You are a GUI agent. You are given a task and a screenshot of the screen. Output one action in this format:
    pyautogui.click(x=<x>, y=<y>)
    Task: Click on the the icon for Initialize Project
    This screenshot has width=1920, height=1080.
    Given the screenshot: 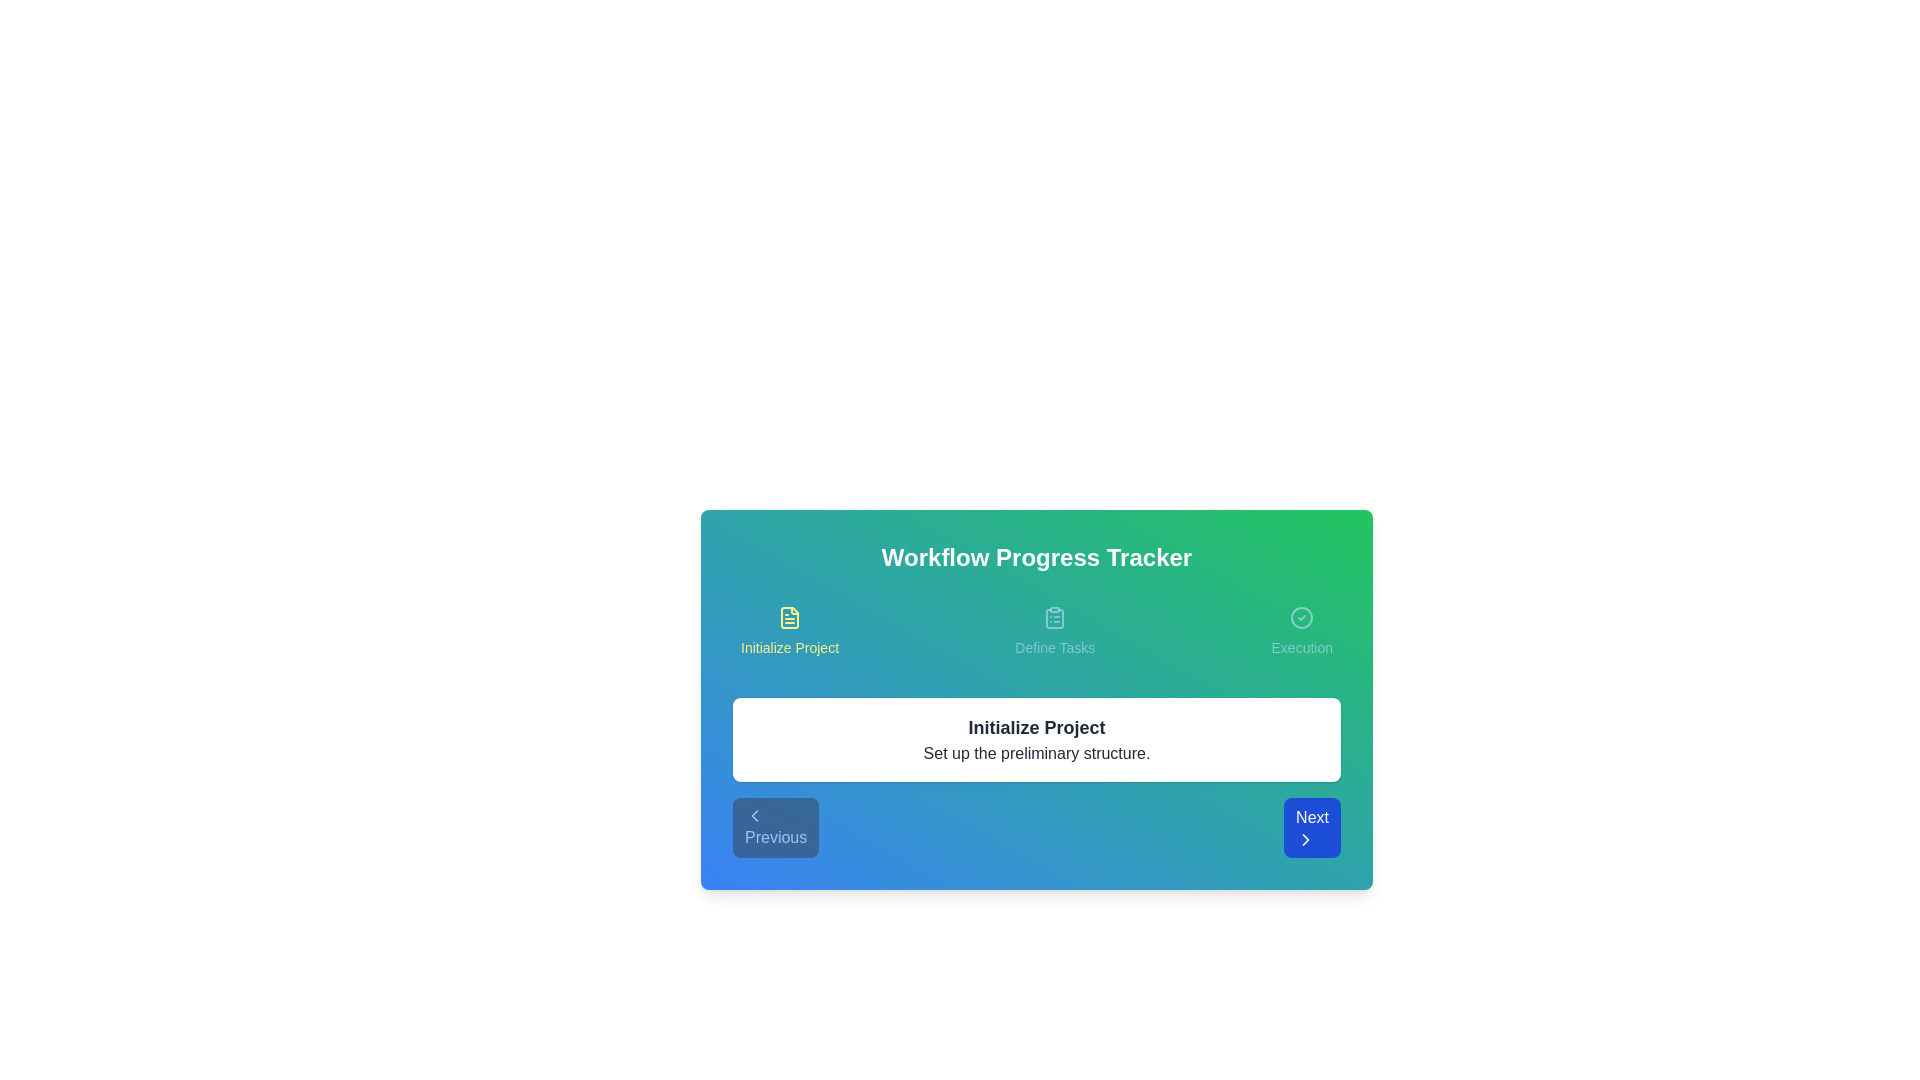 What is the action you would take?
    pyautogui.click(x=789, y=616)
    